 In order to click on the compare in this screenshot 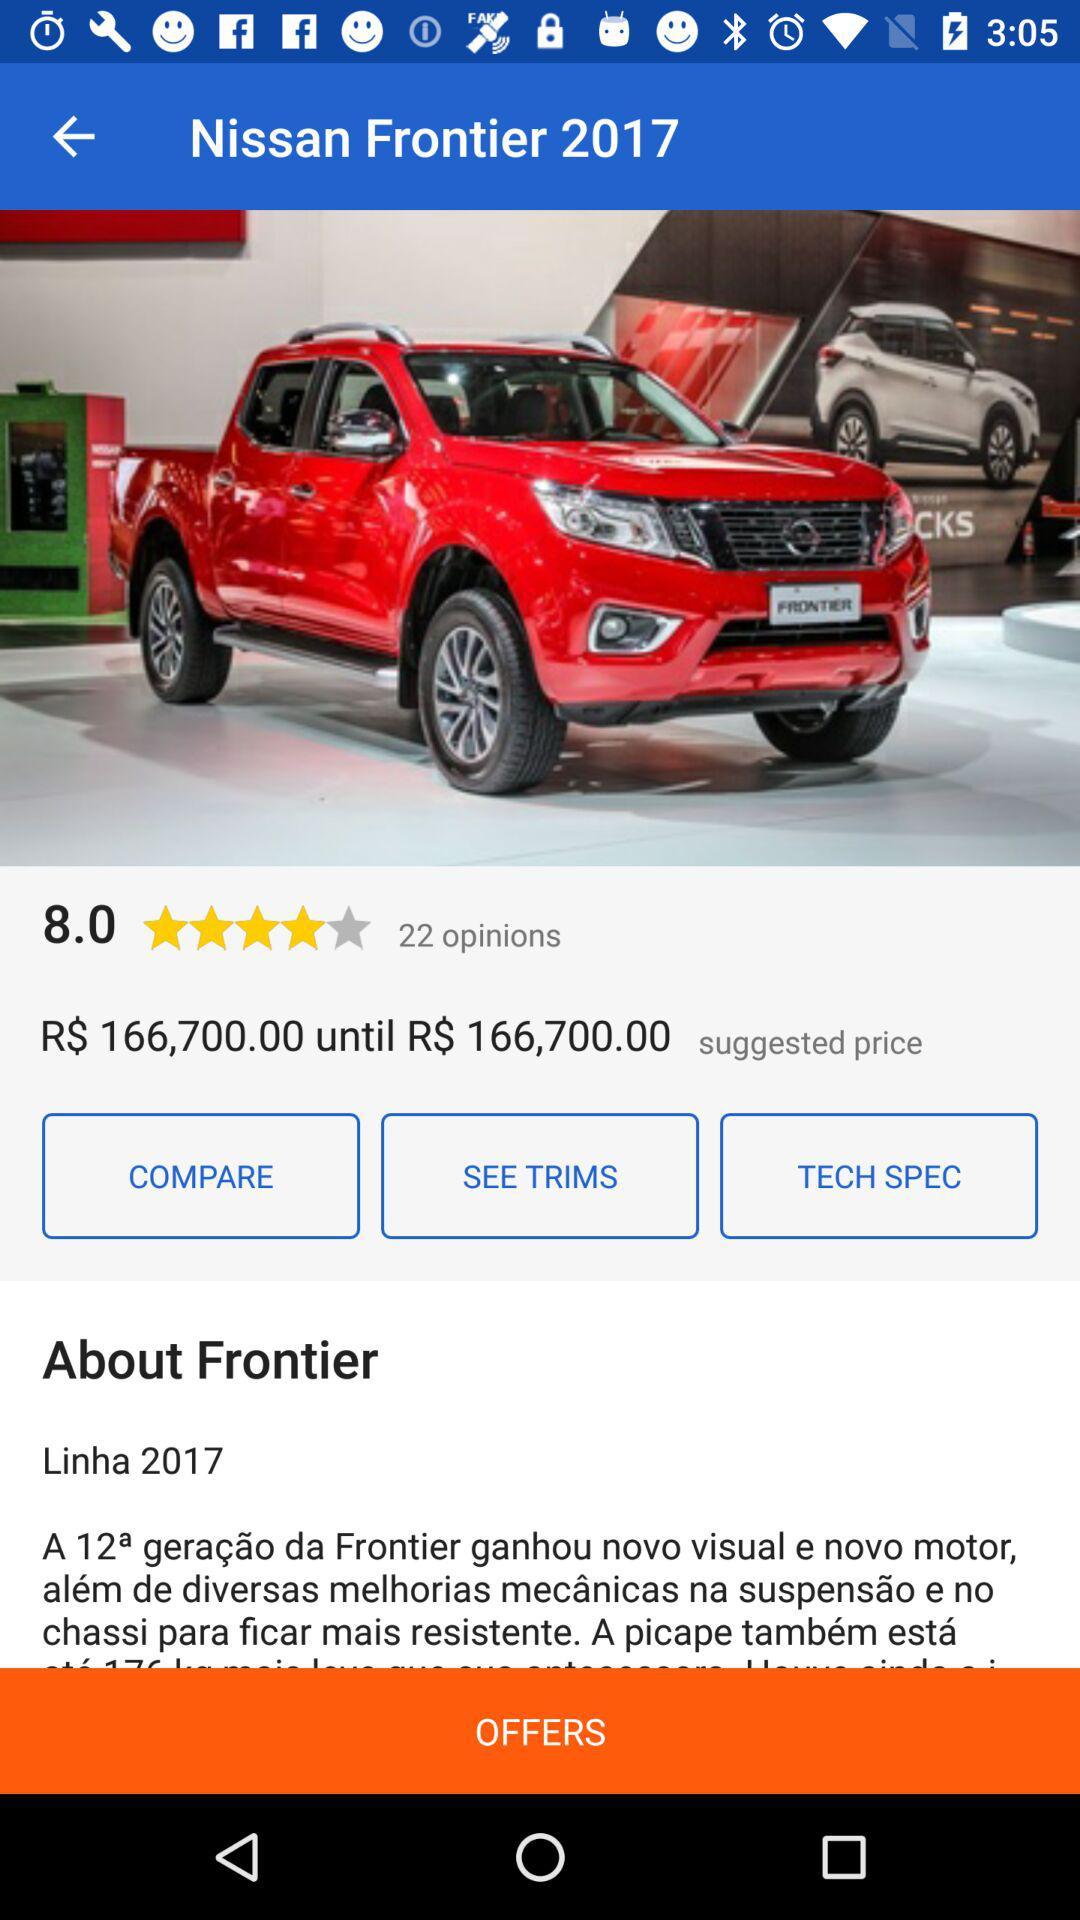, I will do `click(200, 1176)`.